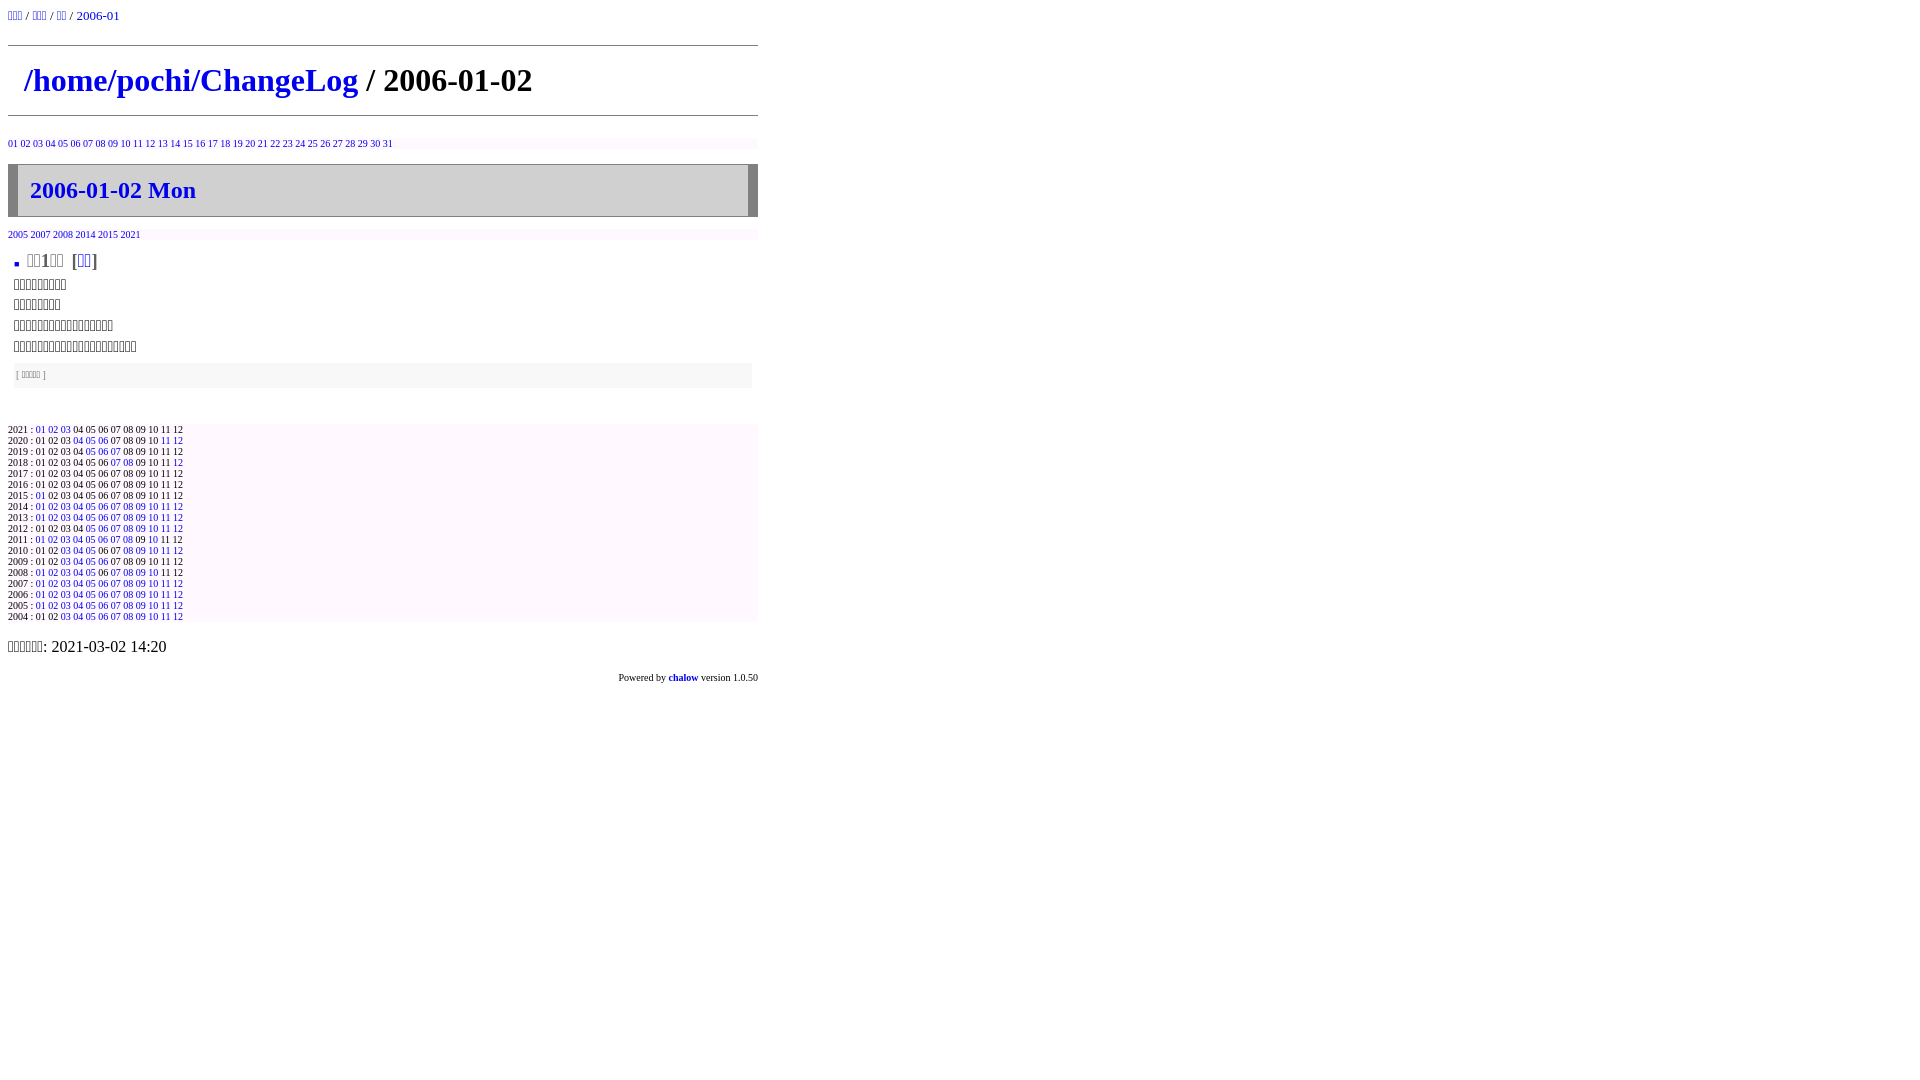 This screenshot has width=1920, height=1080. What do you see at coordinates (127, 462) in the screenshot?
I see `'08'` at bounding box center [127, 462].